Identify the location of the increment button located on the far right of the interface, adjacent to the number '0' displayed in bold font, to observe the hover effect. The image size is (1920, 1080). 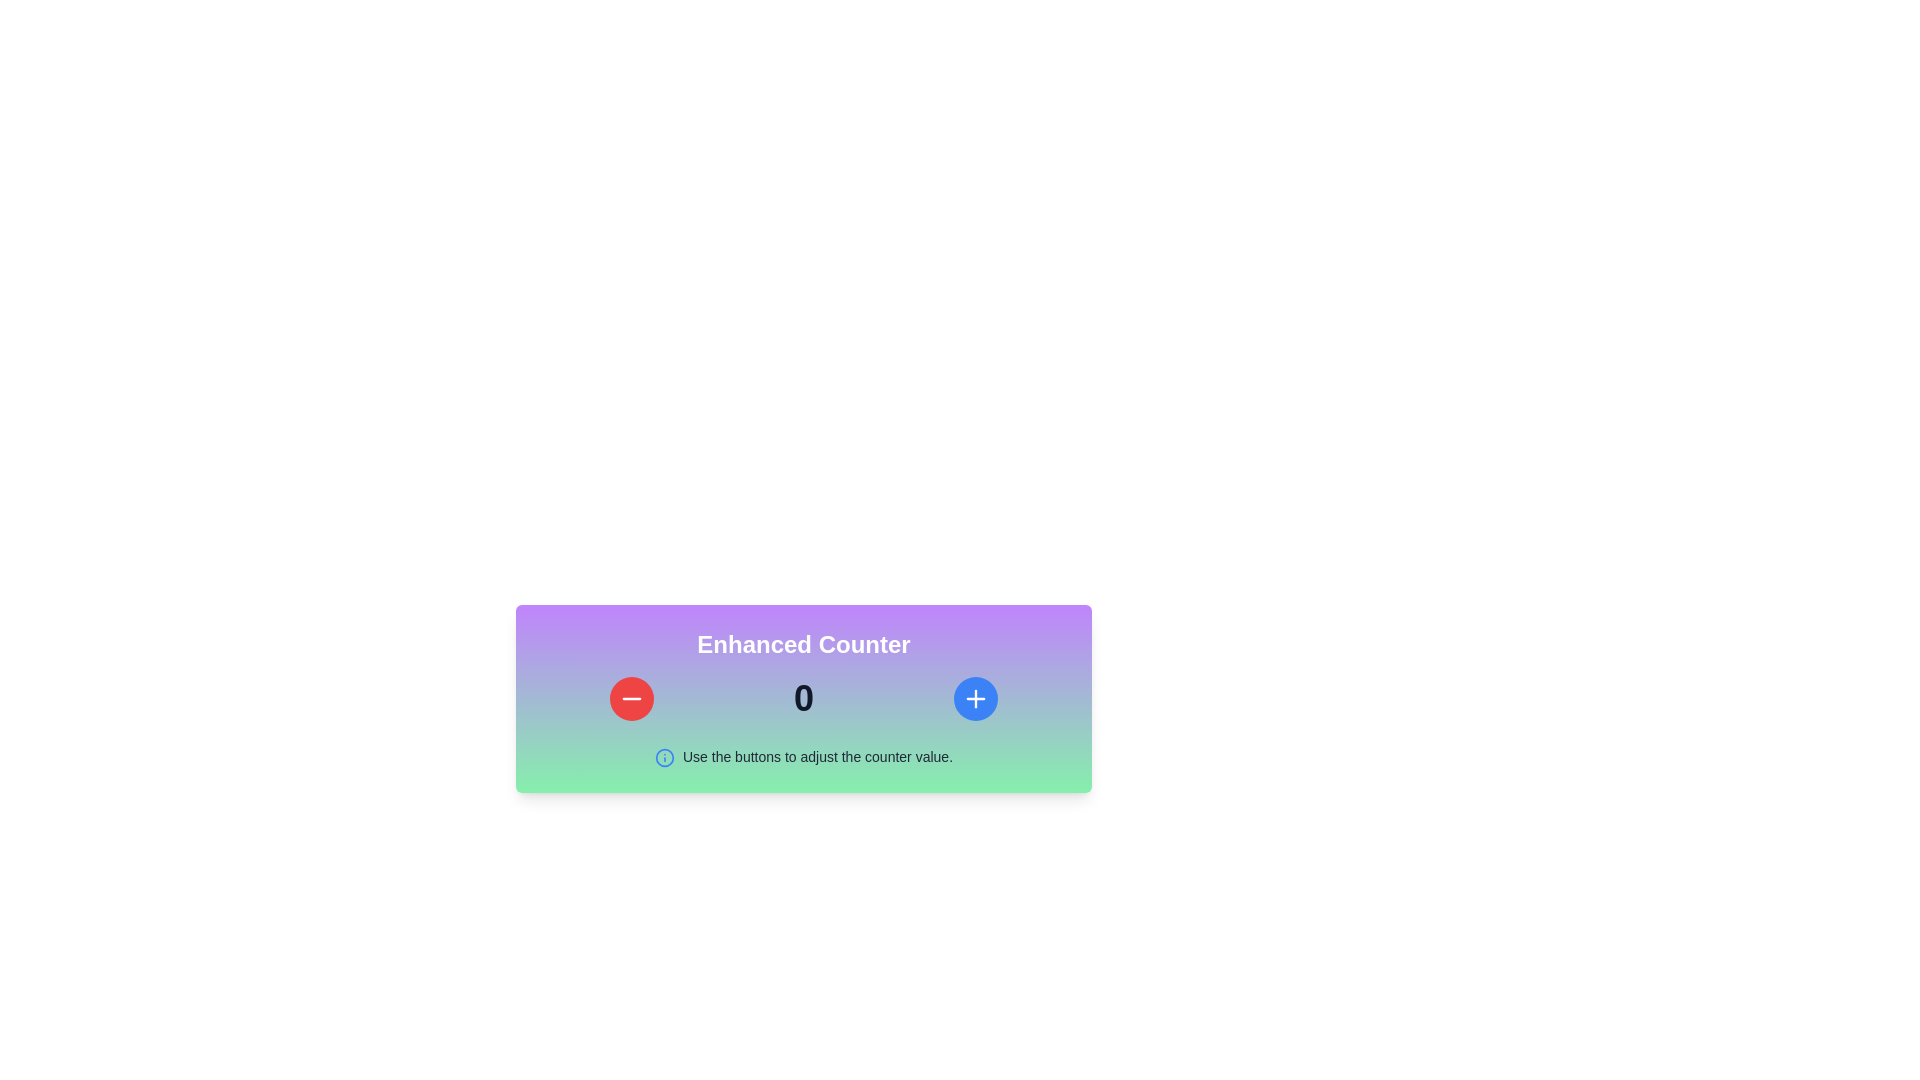
(975, 697).